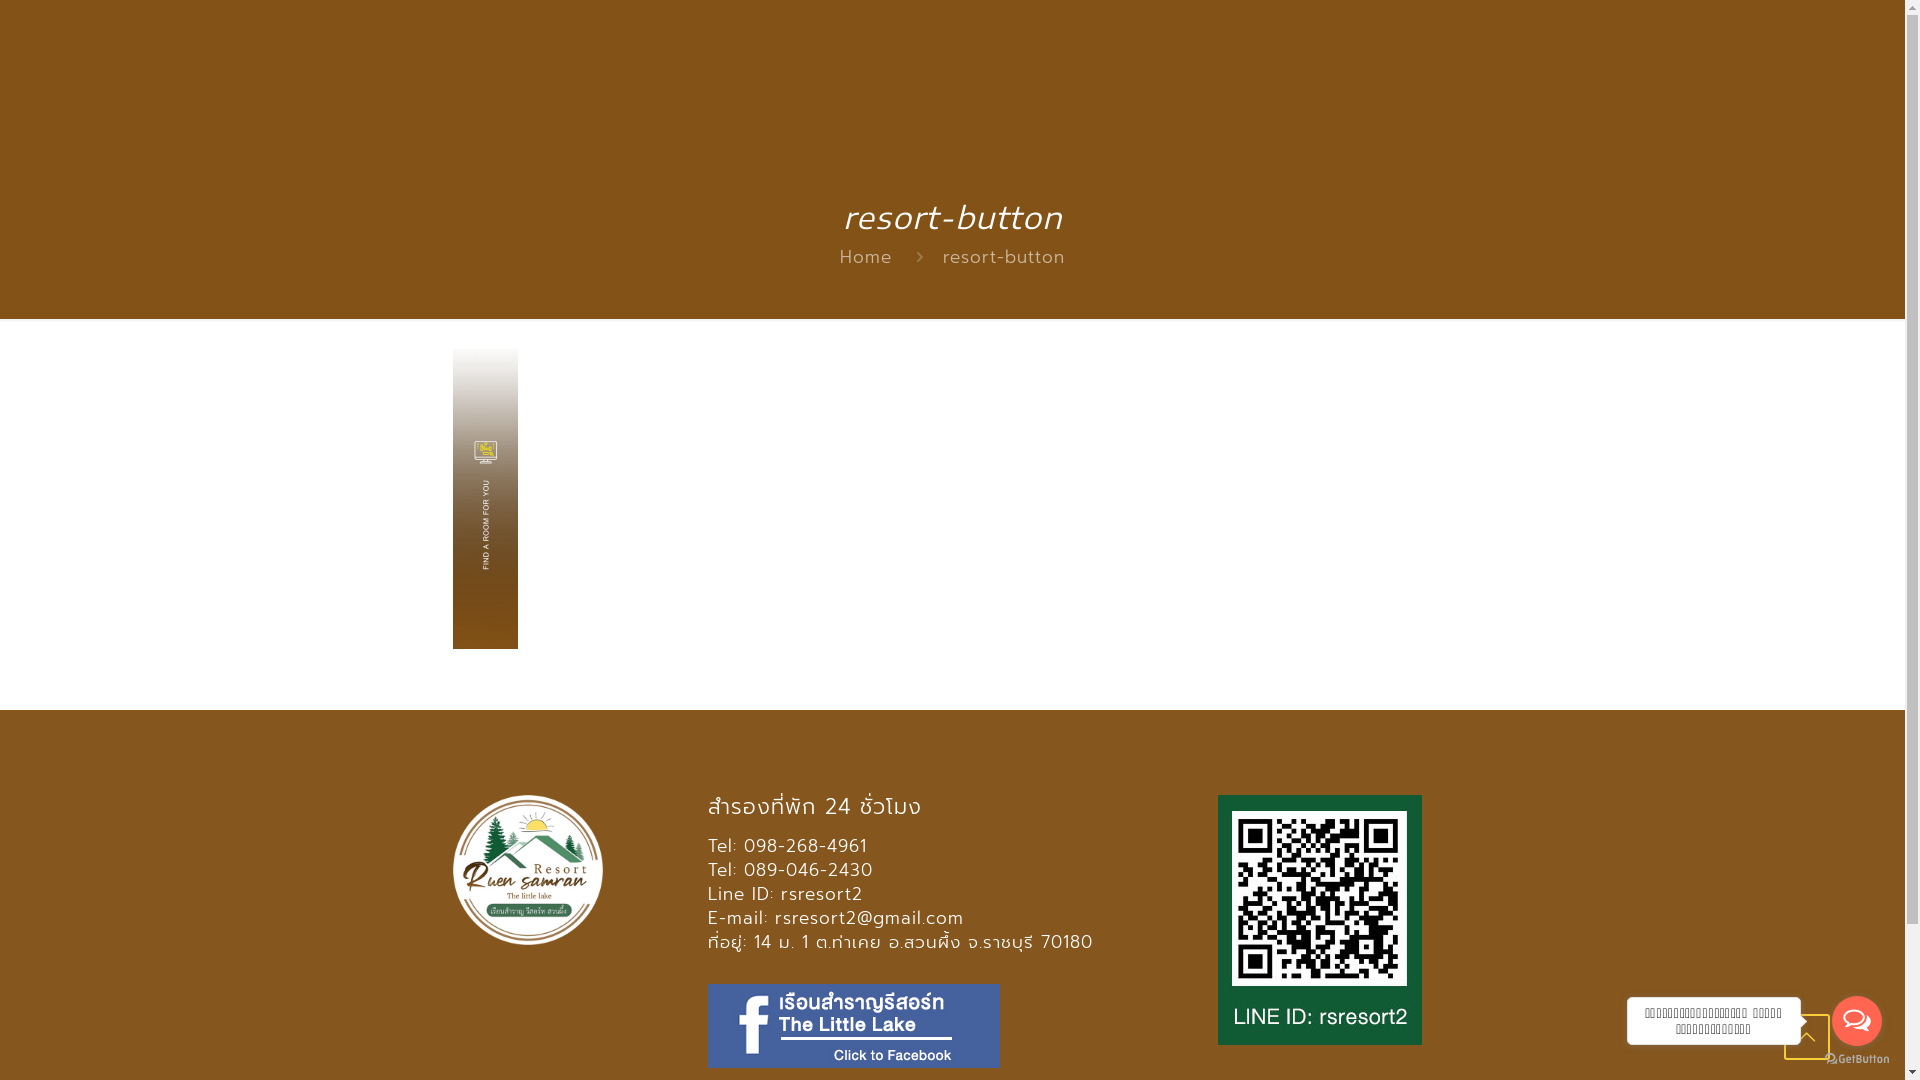 The image size is (1920, 1080). I want to click on 'Home', so click(865, 256).